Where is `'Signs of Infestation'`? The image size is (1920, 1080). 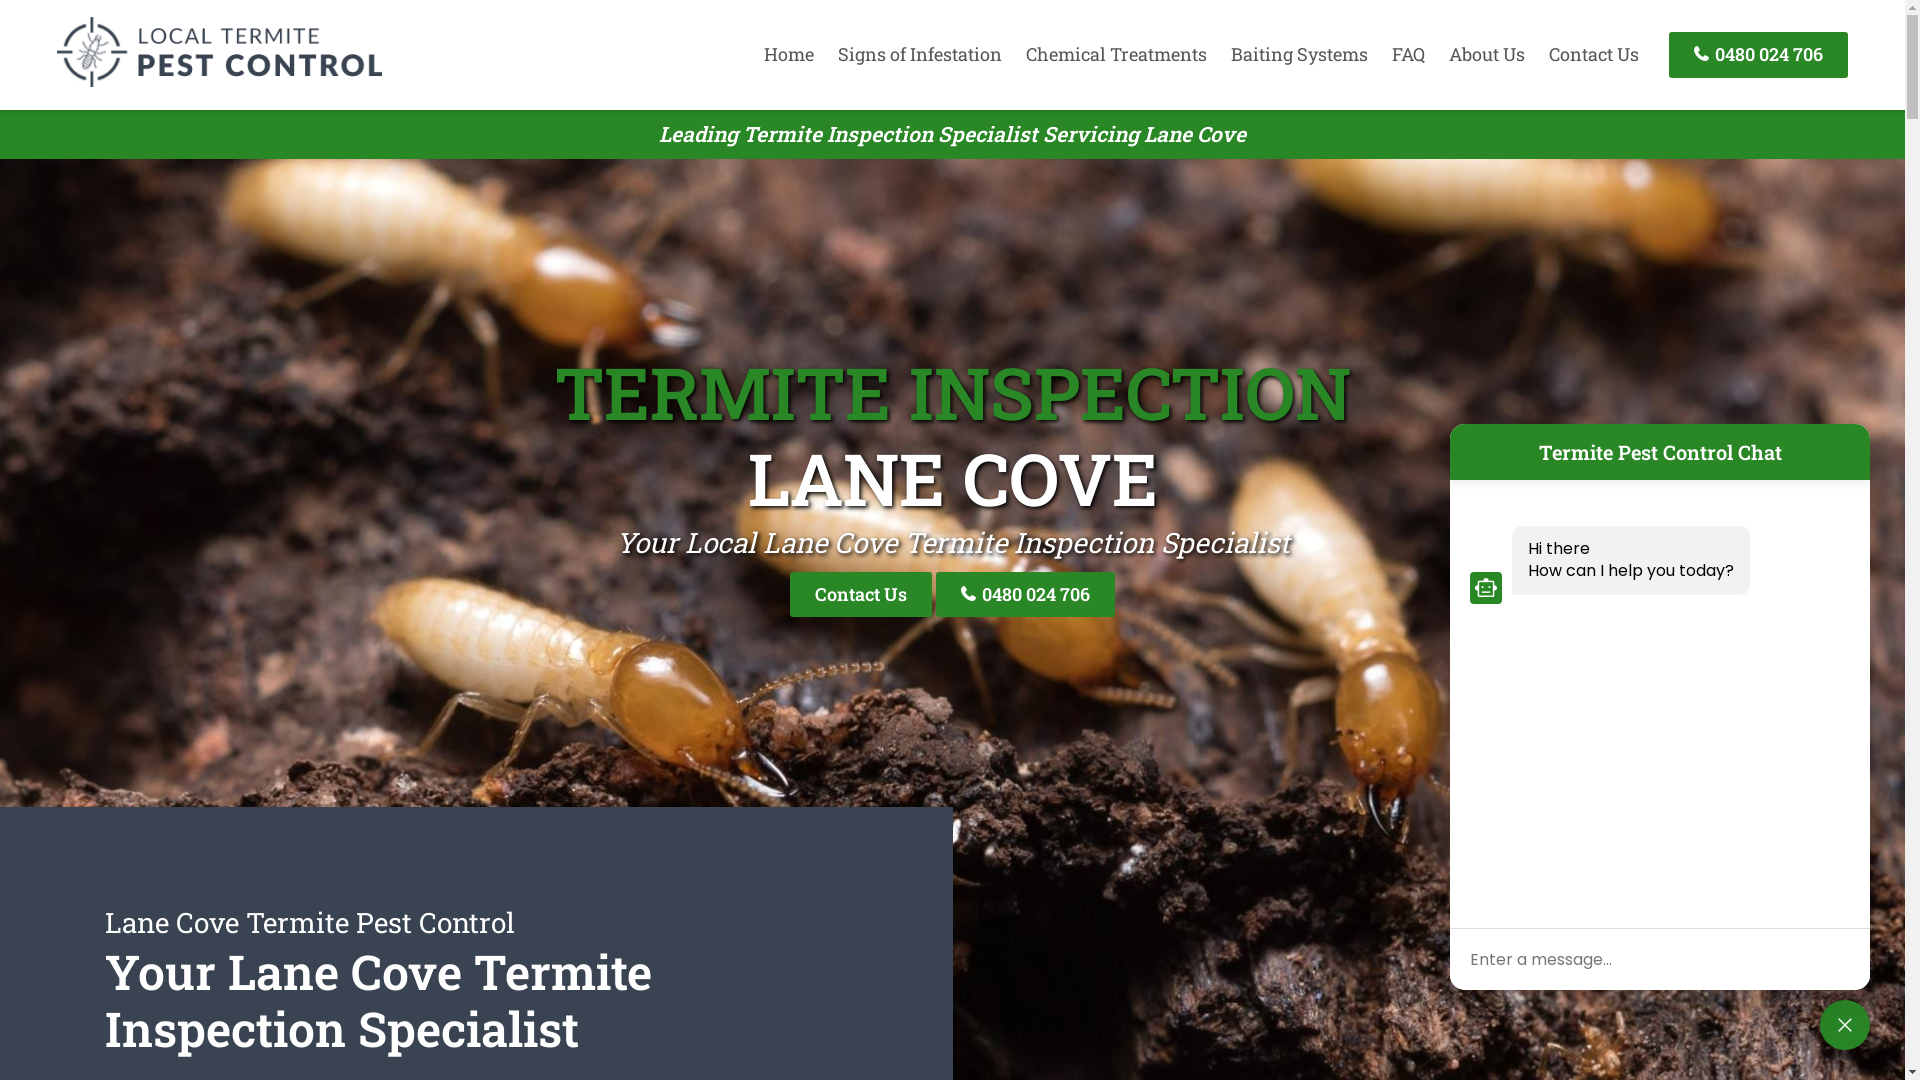 'Signs of Infestation' is located at coordinates (919, 53).